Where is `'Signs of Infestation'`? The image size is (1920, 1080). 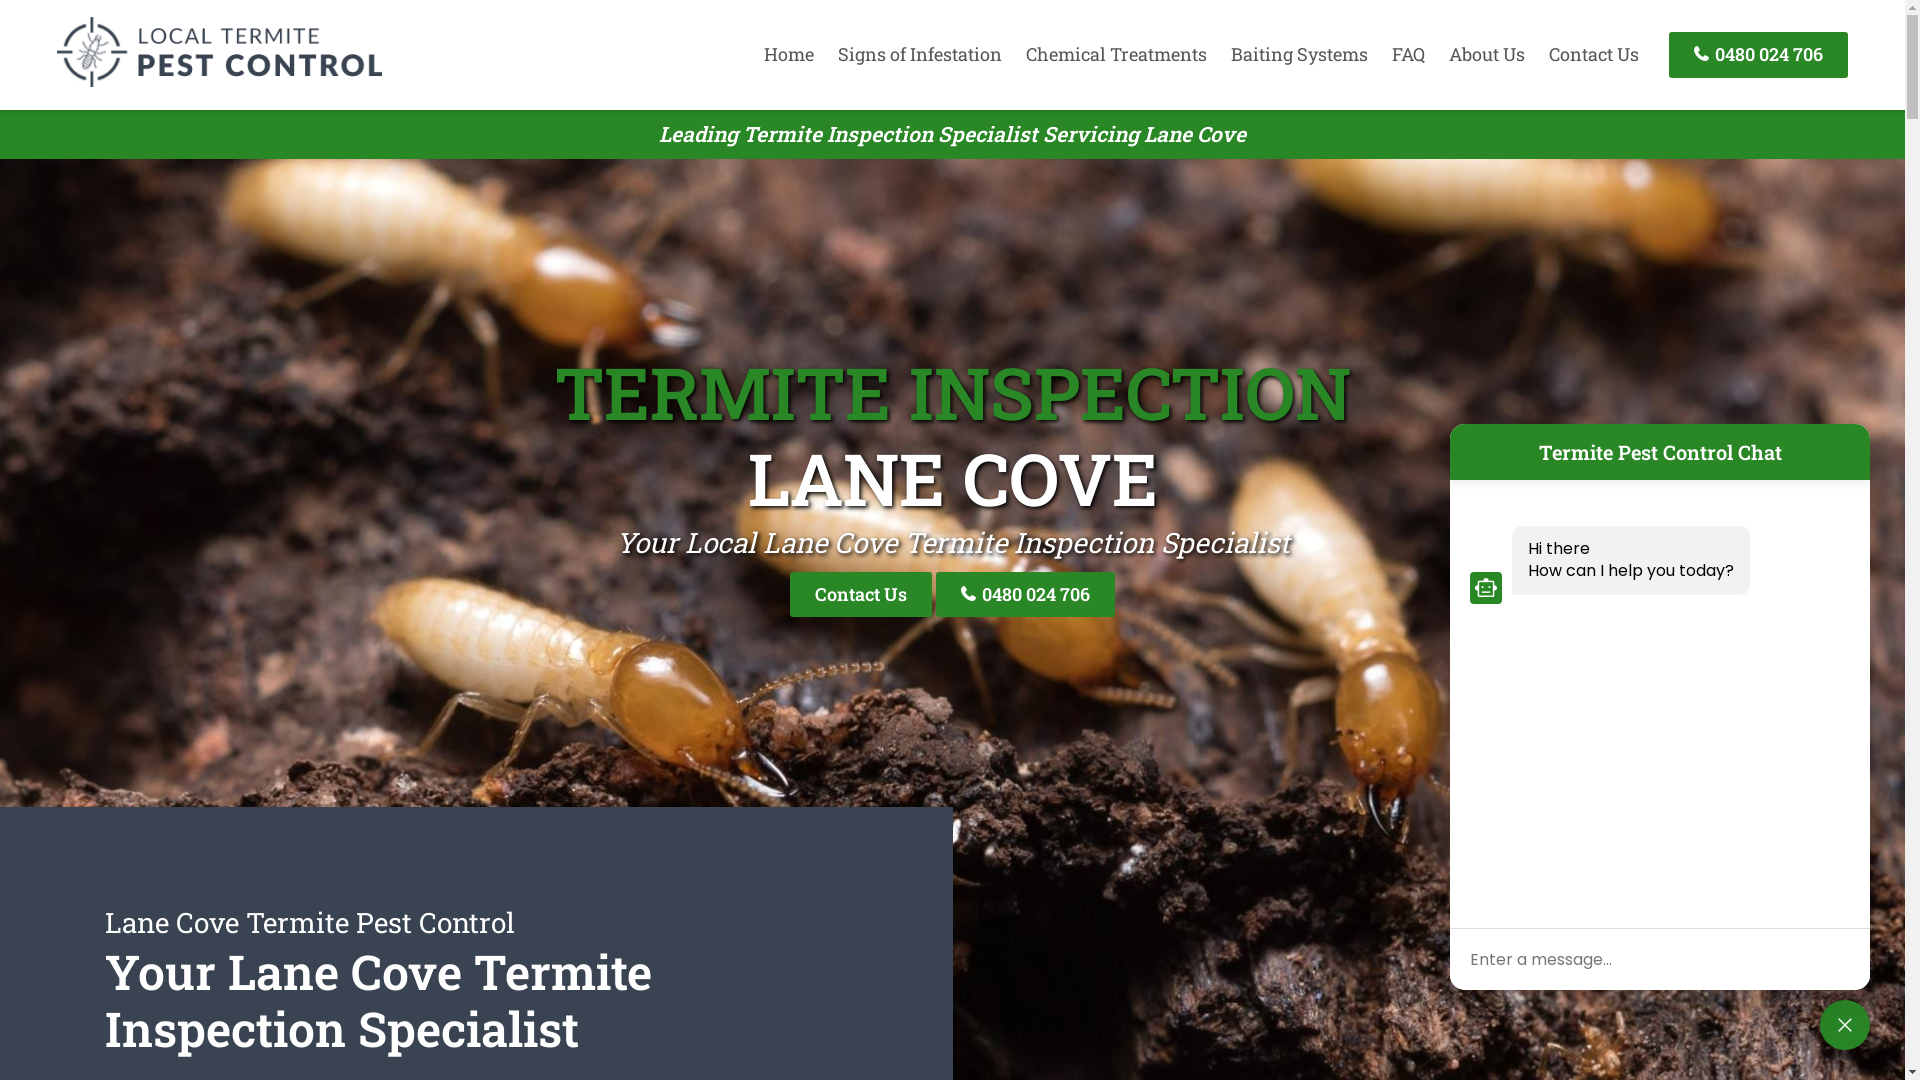 'Signs of Infestation' is located at coordinates (919, 53).